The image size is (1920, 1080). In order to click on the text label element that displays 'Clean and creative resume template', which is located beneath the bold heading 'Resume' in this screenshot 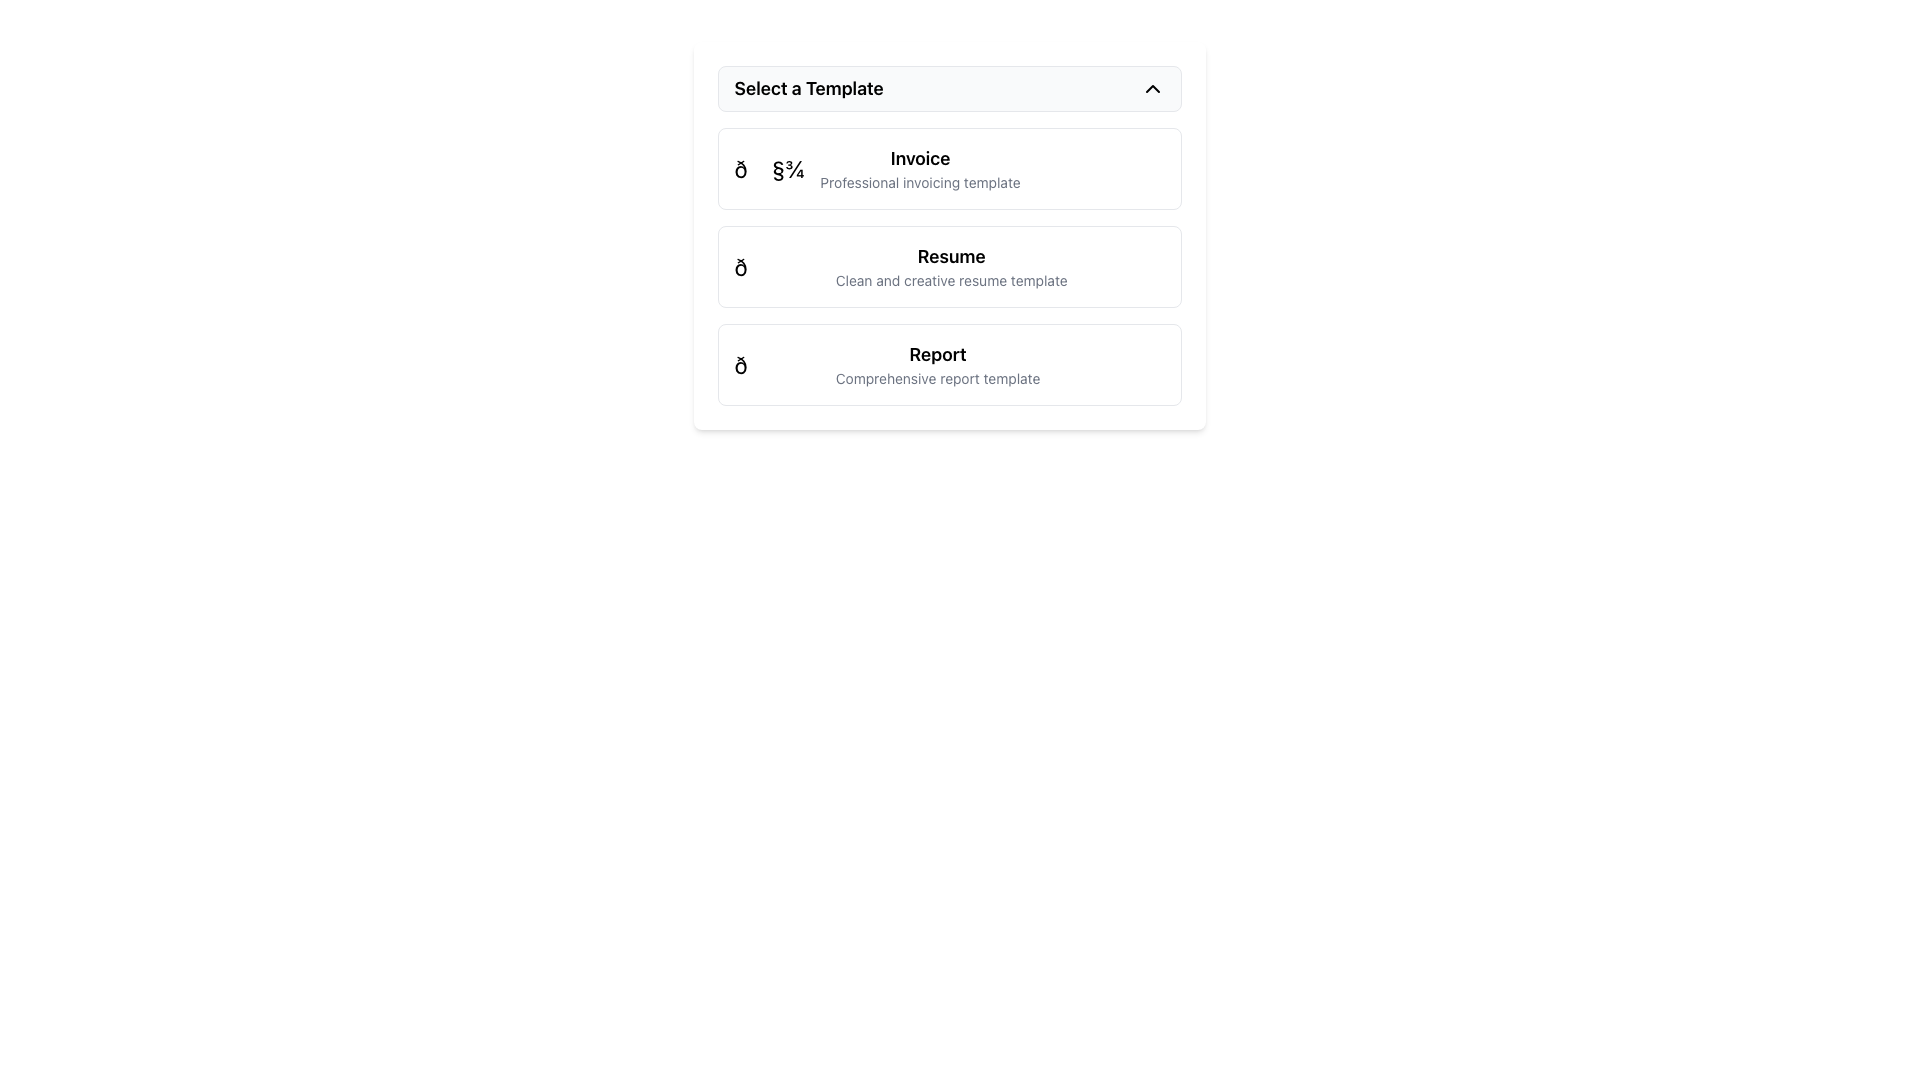, I will do `click(950, 281)`.